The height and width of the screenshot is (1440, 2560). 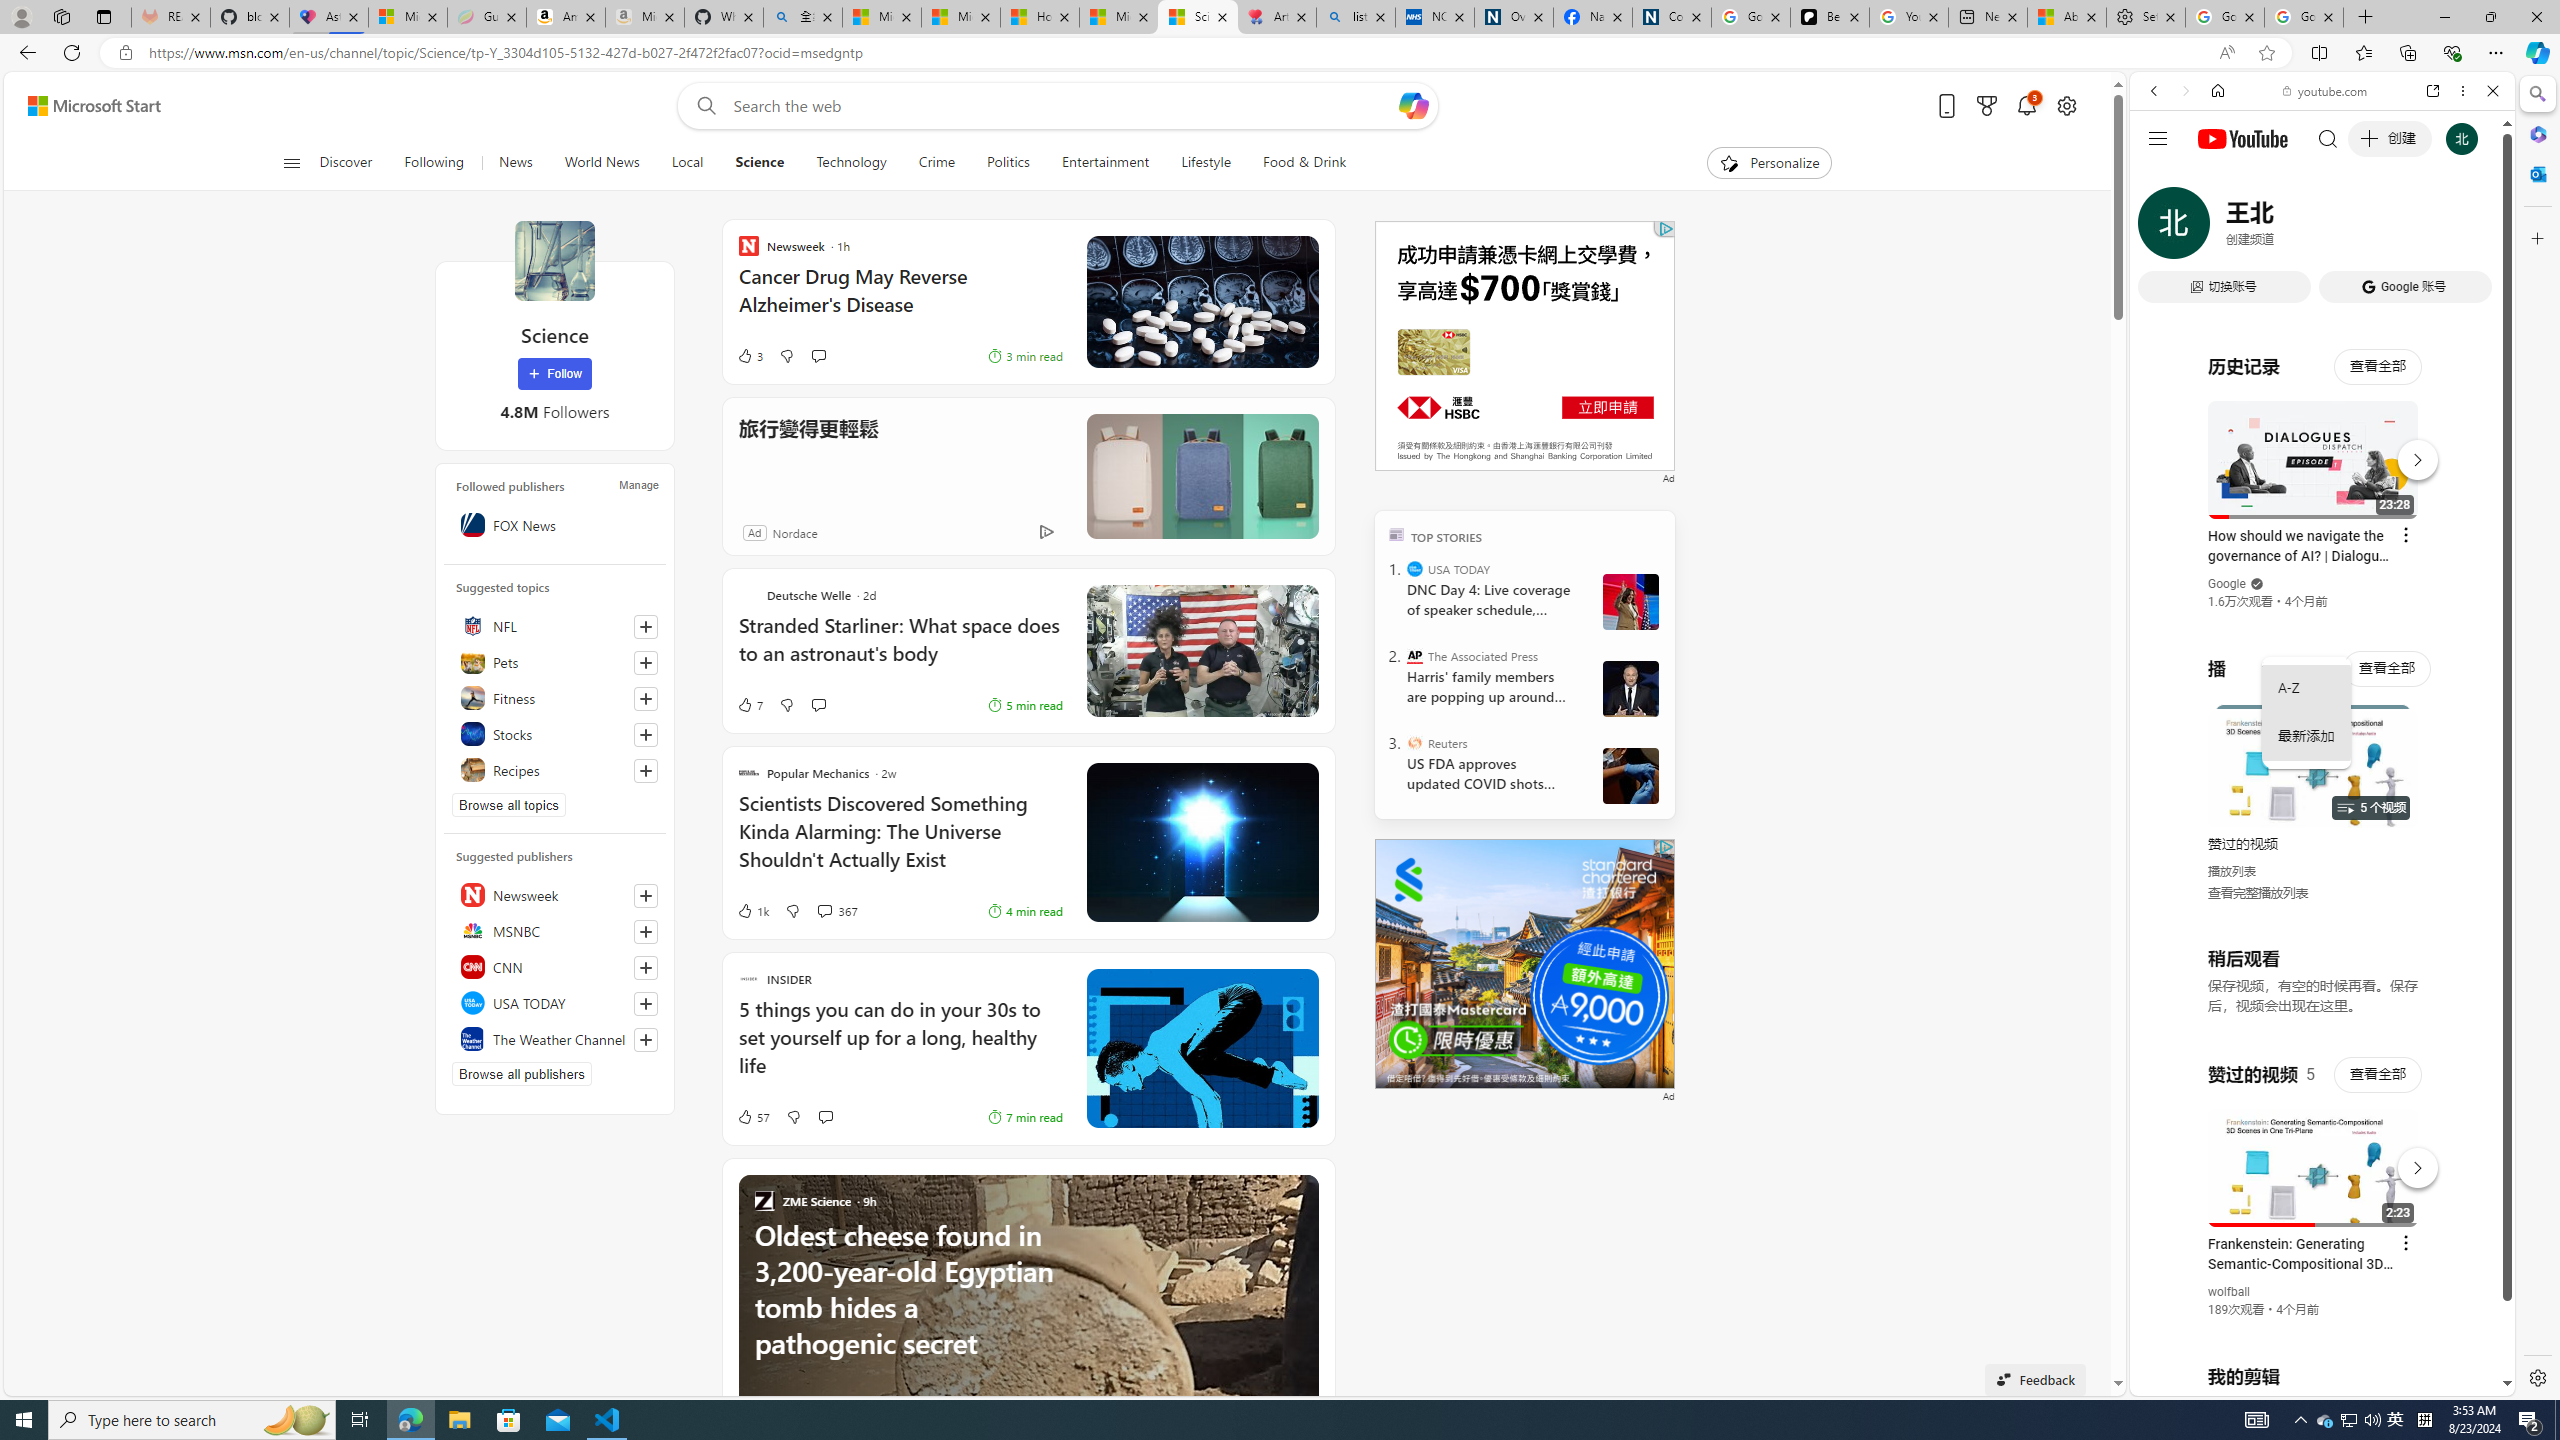 I want to click on 'Lifestyle', so click(x=1204, y=162).